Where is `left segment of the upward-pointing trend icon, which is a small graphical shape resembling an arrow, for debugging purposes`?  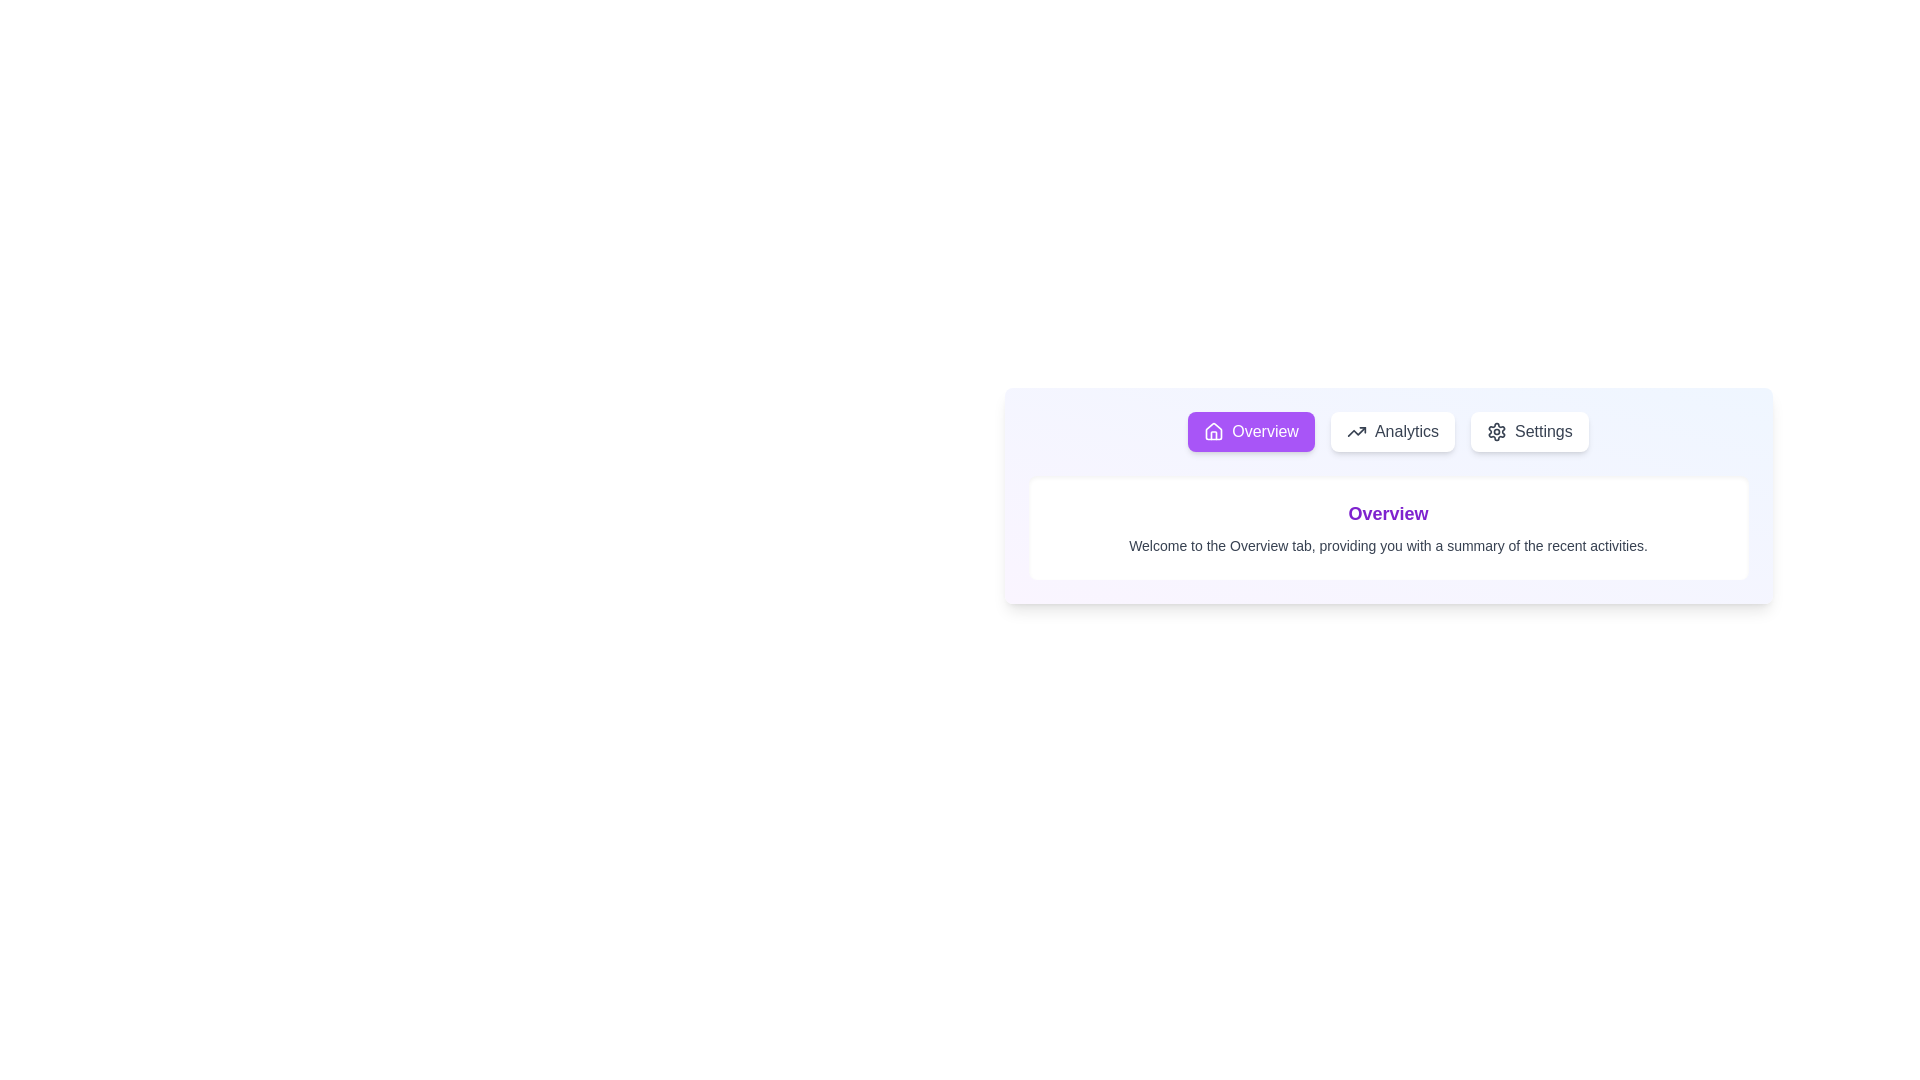
left segment of the upward-pointing trend icon, which is a small graphical shape resembling an arrow, for debugging purposes is located at coordinates (1356, 431).